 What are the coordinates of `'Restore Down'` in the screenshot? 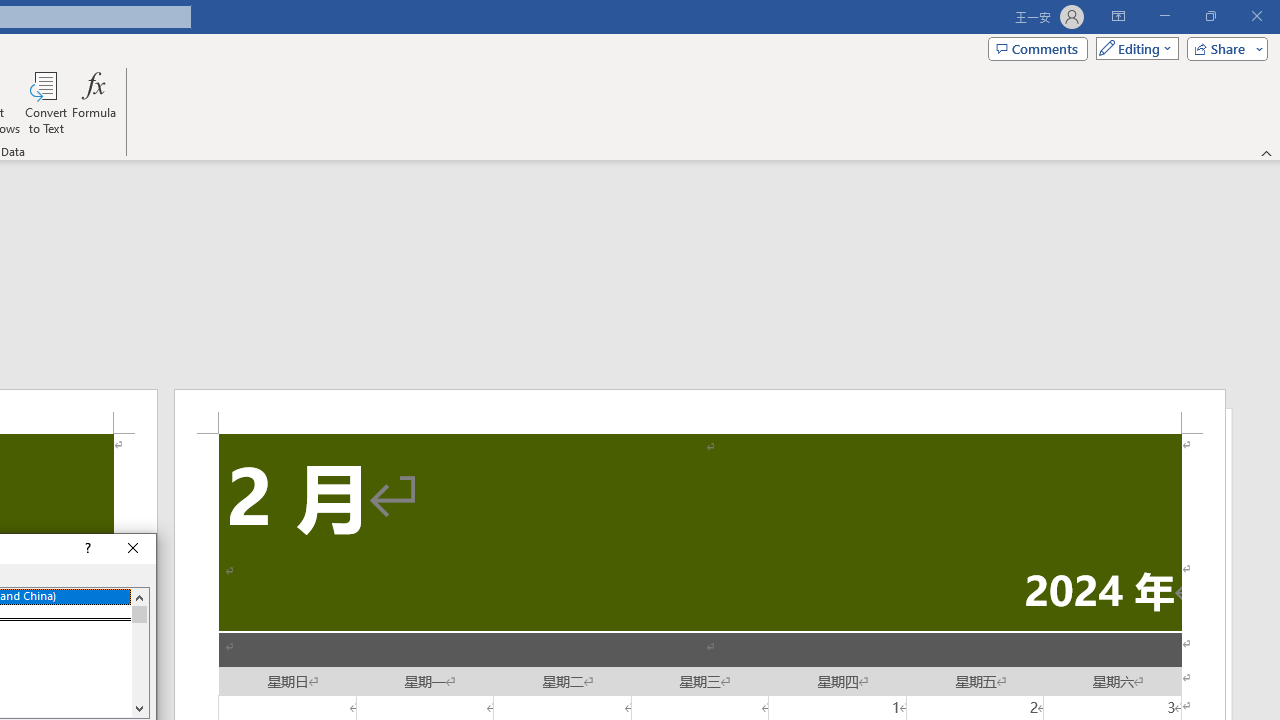 It's located at (1209, 16).